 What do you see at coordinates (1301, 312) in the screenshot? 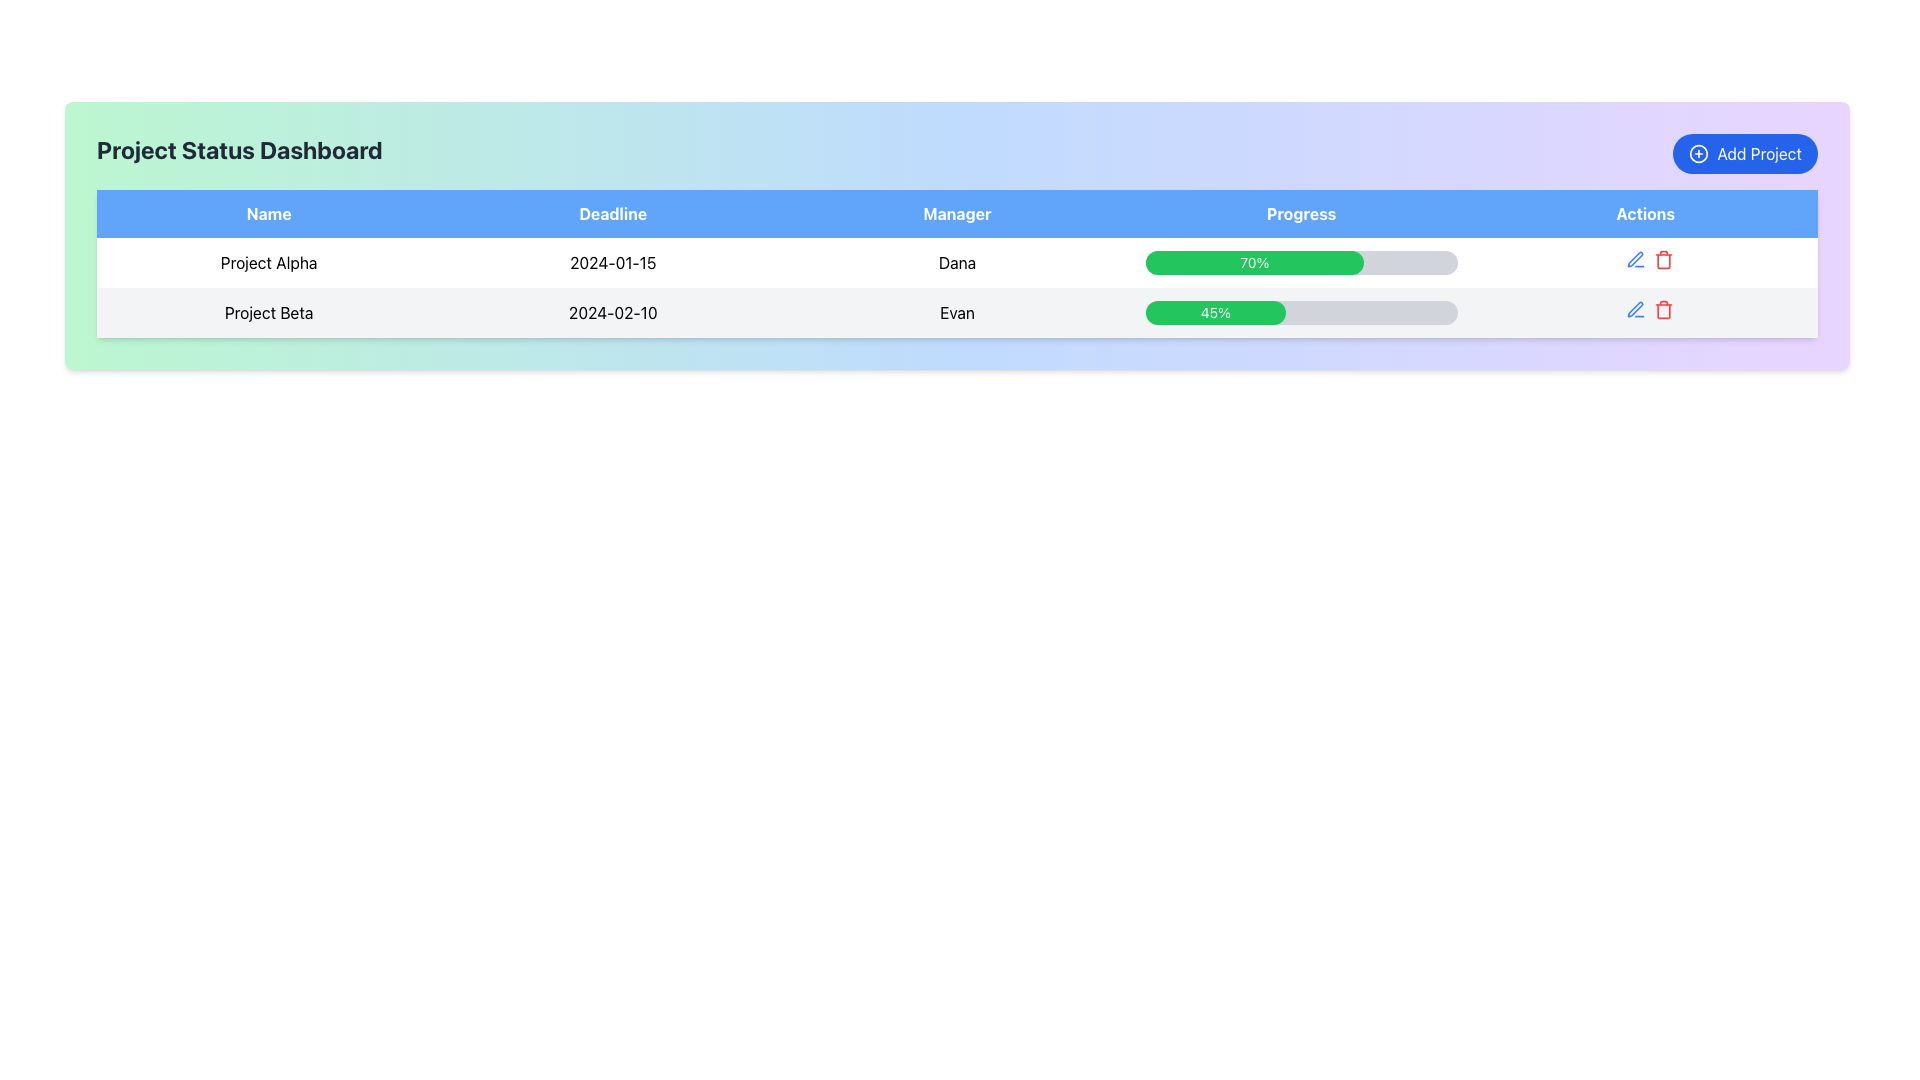
I see `the progress bar displaying '45%' in the Progress column of the second row` at bounding box center [1301, 312].